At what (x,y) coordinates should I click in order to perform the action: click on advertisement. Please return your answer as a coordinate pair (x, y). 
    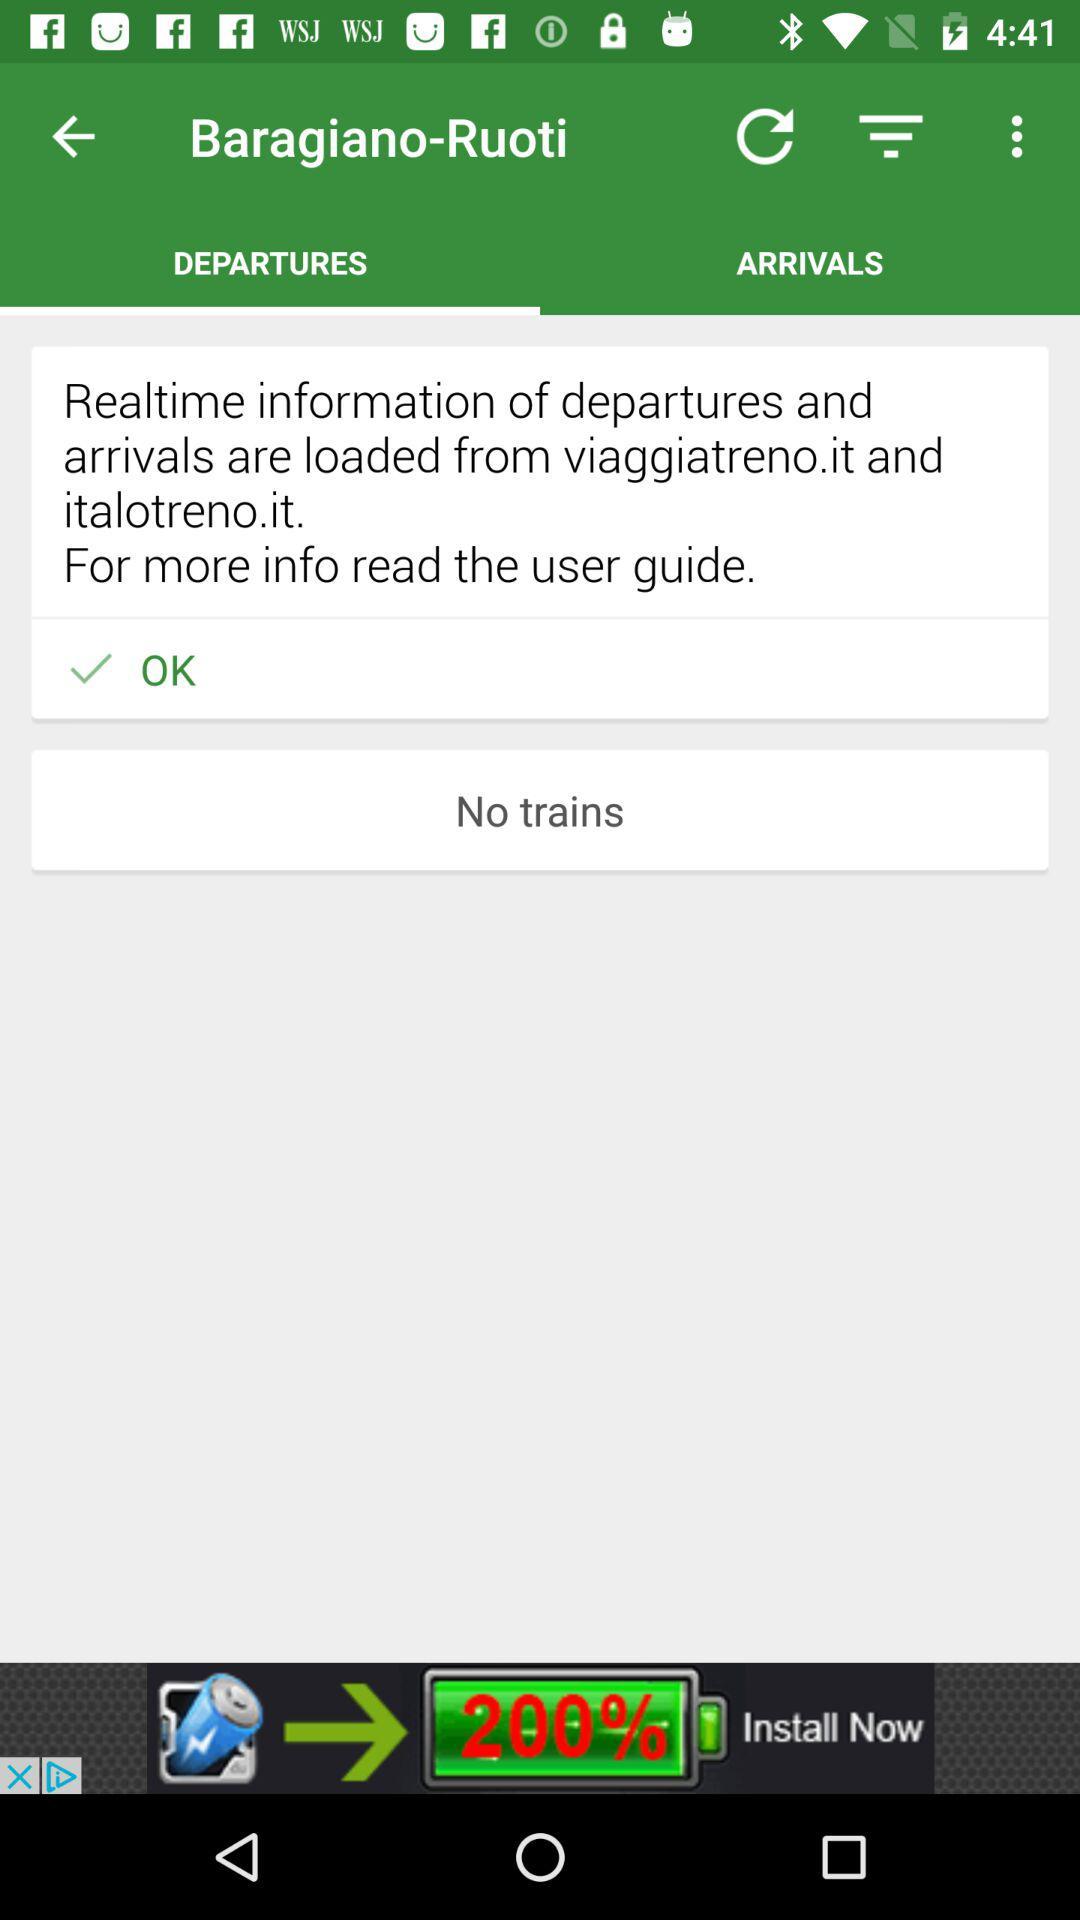
    Looking at the image, I should click on (540, 1727).